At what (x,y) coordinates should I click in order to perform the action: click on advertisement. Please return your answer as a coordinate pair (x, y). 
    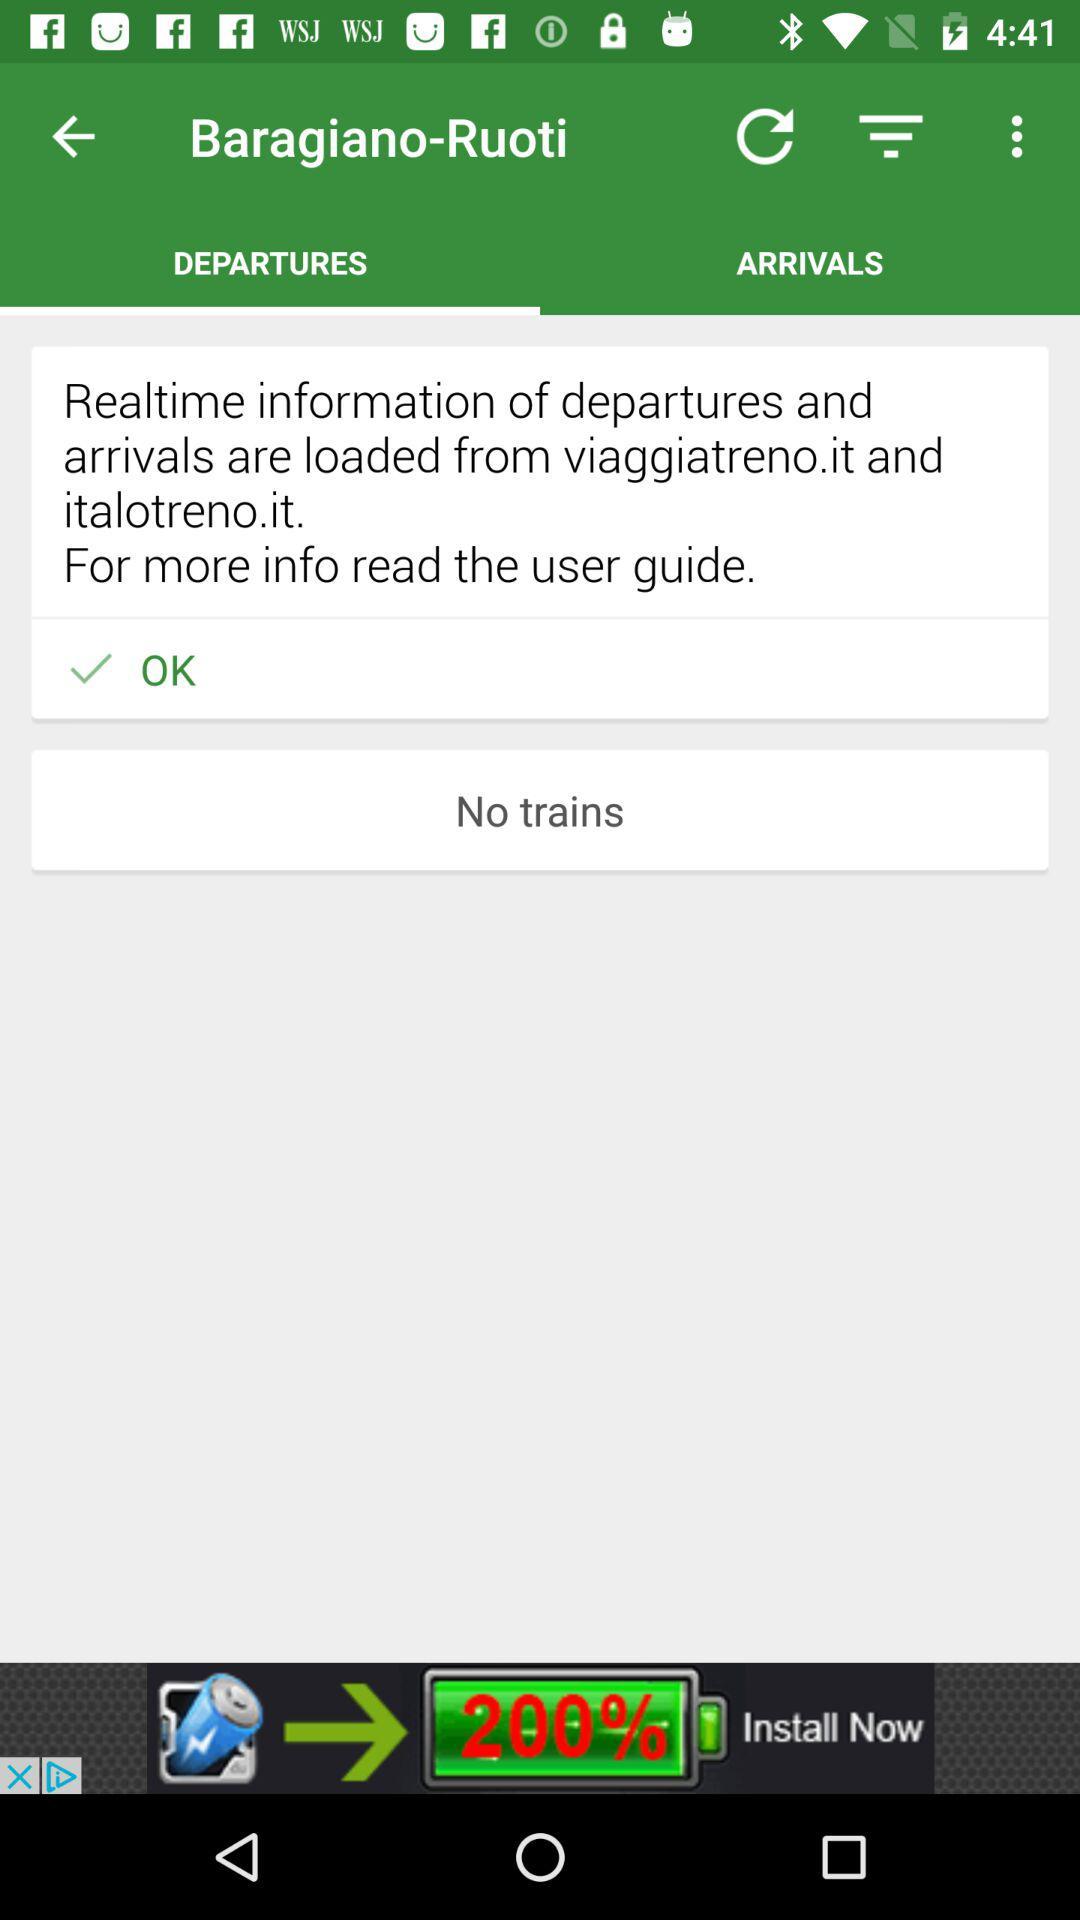
    Looking at the image, I should click on (540, 1727).